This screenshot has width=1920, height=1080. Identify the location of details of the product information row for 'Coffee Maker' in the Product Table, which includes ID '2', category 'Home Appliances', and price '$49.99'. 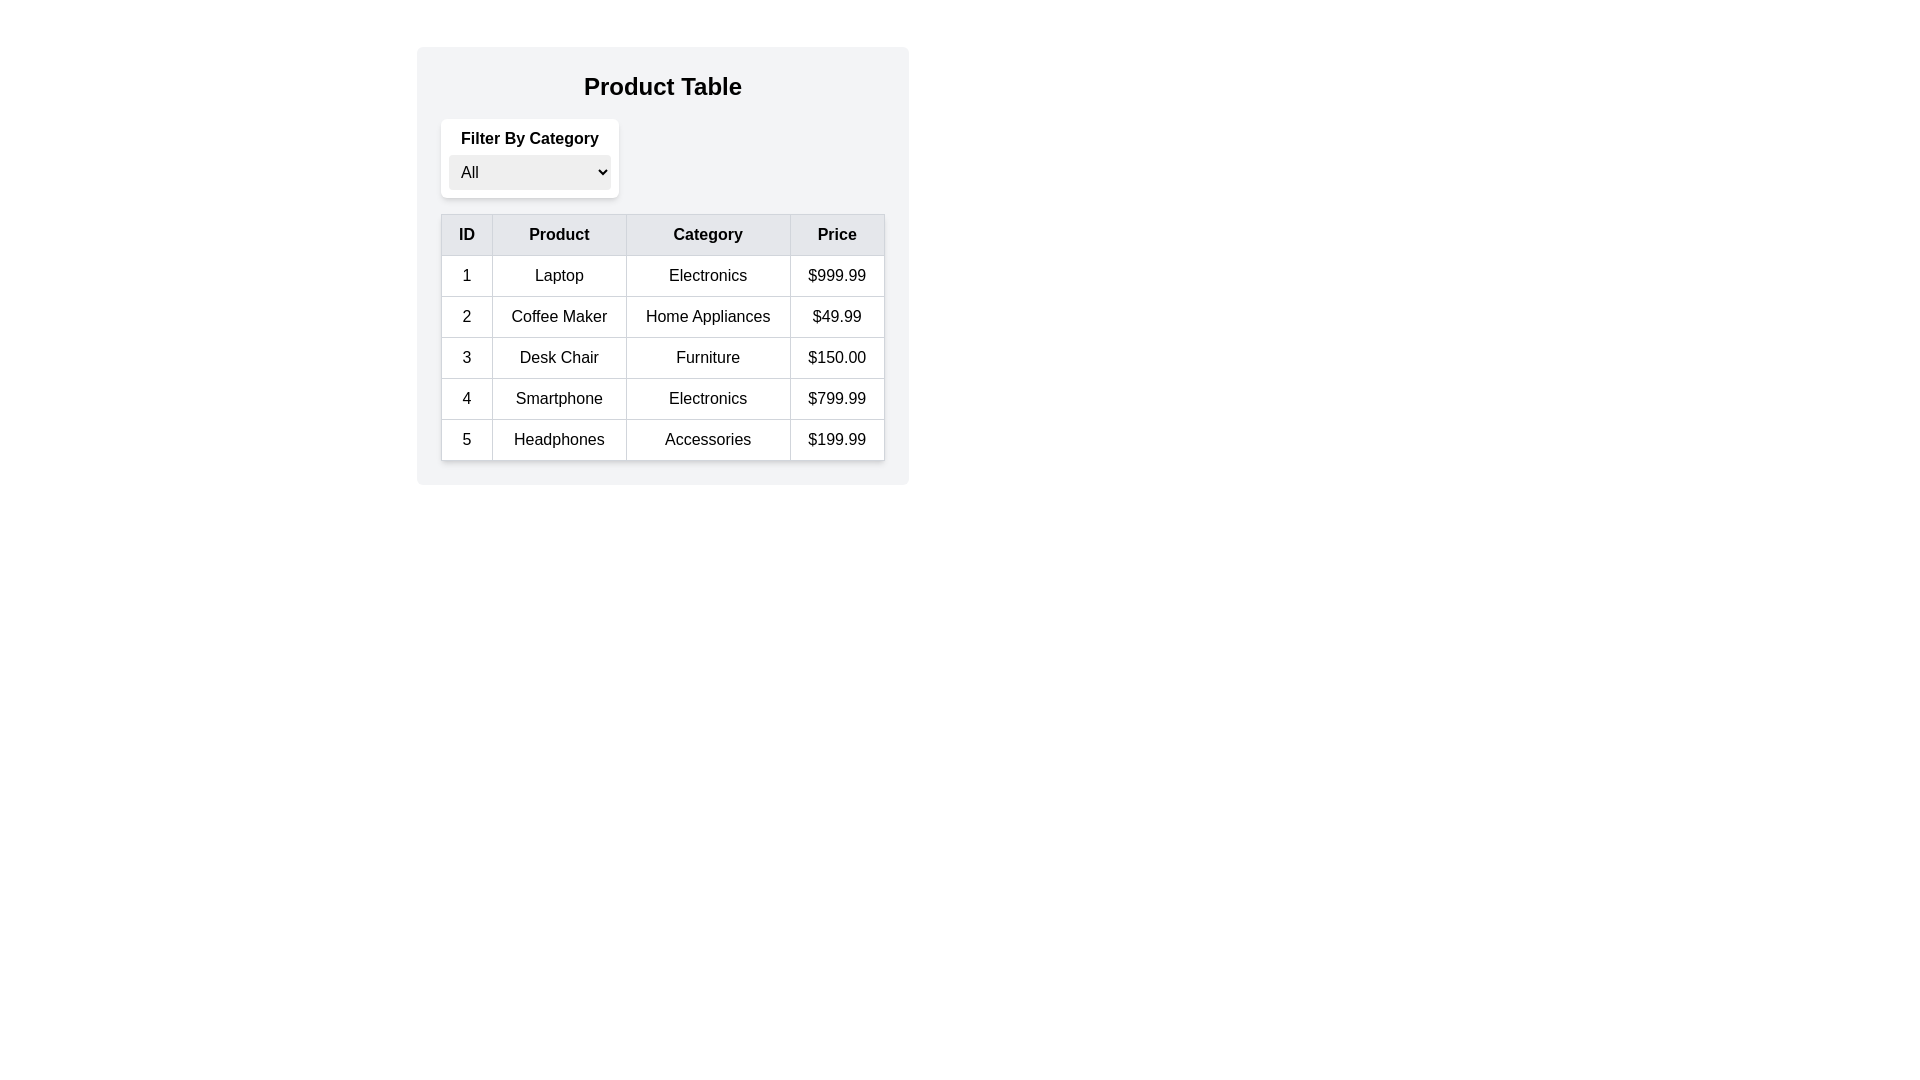
(662, 315).